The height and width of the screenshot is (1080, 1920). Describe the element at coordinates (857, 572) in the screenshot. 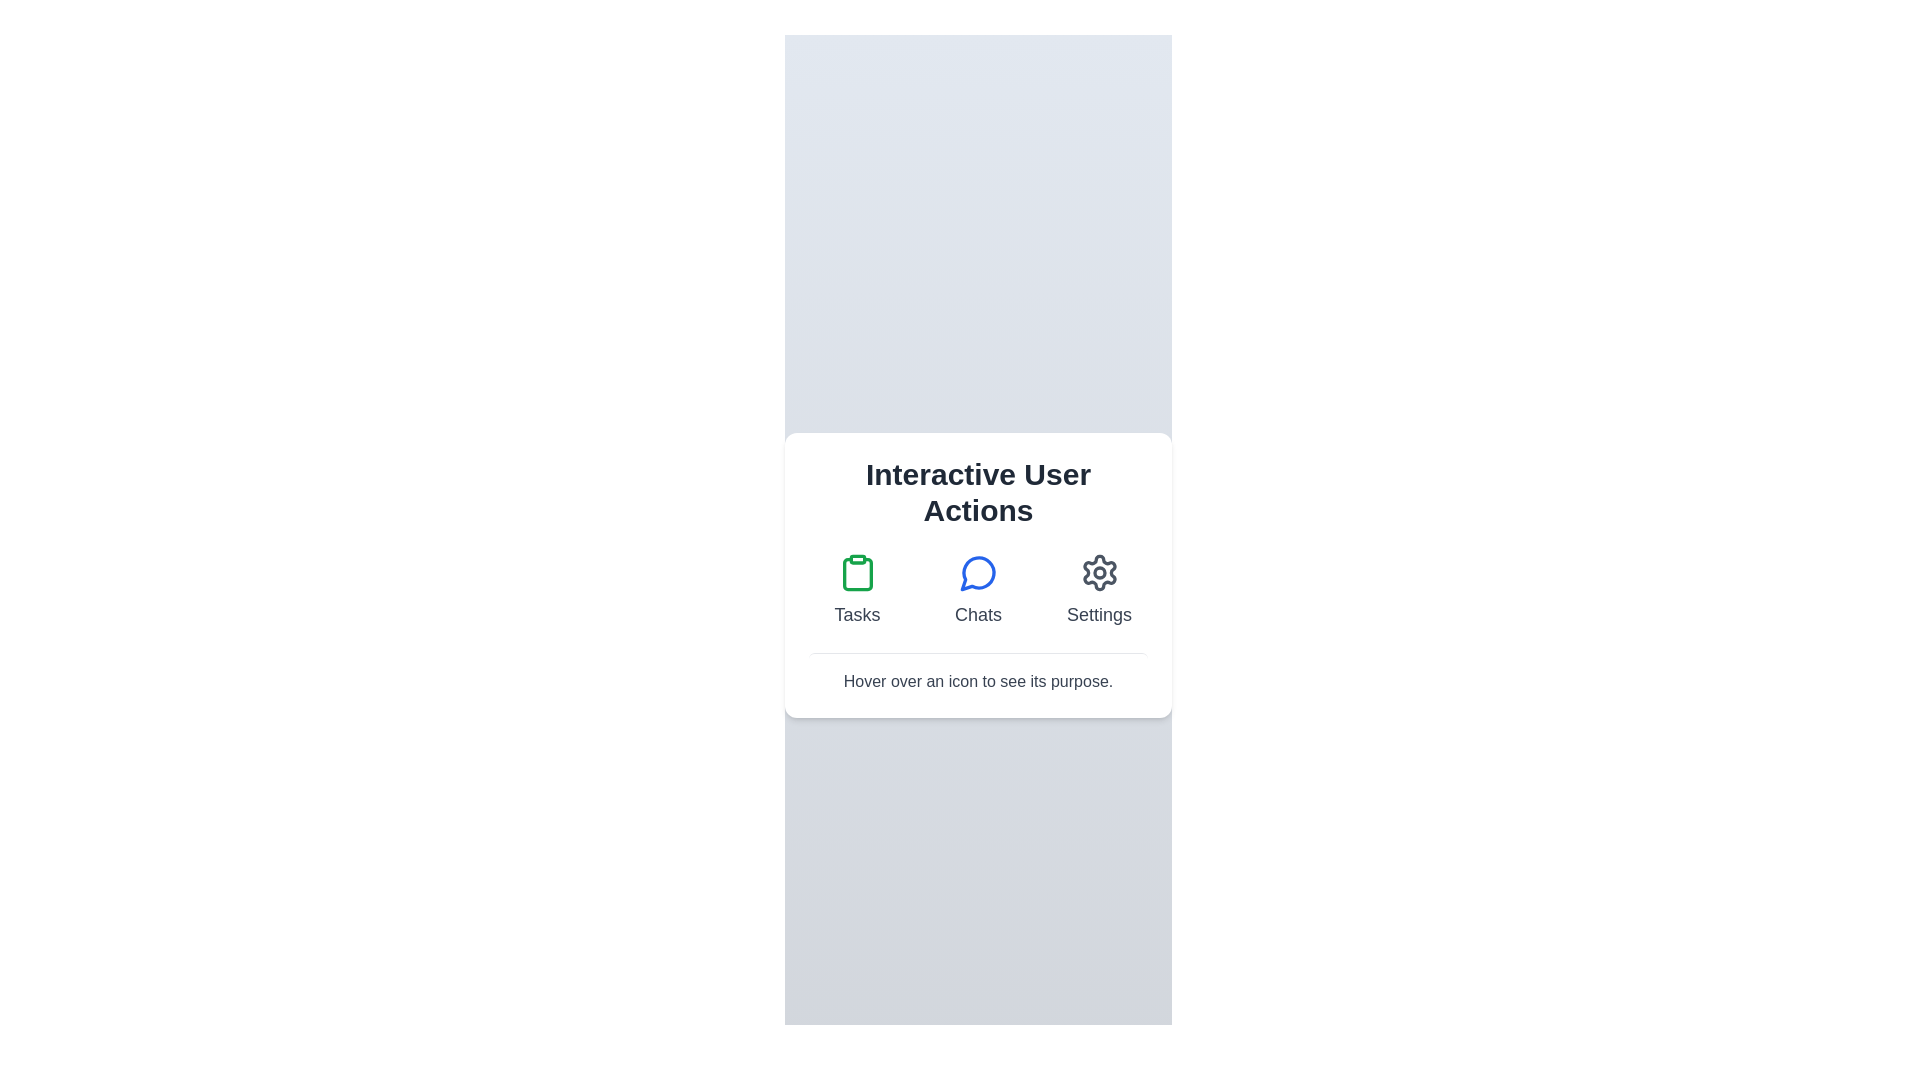

I see `the 'Tasks' icon located on the leftmost side of the three main interactive icons` at that location.